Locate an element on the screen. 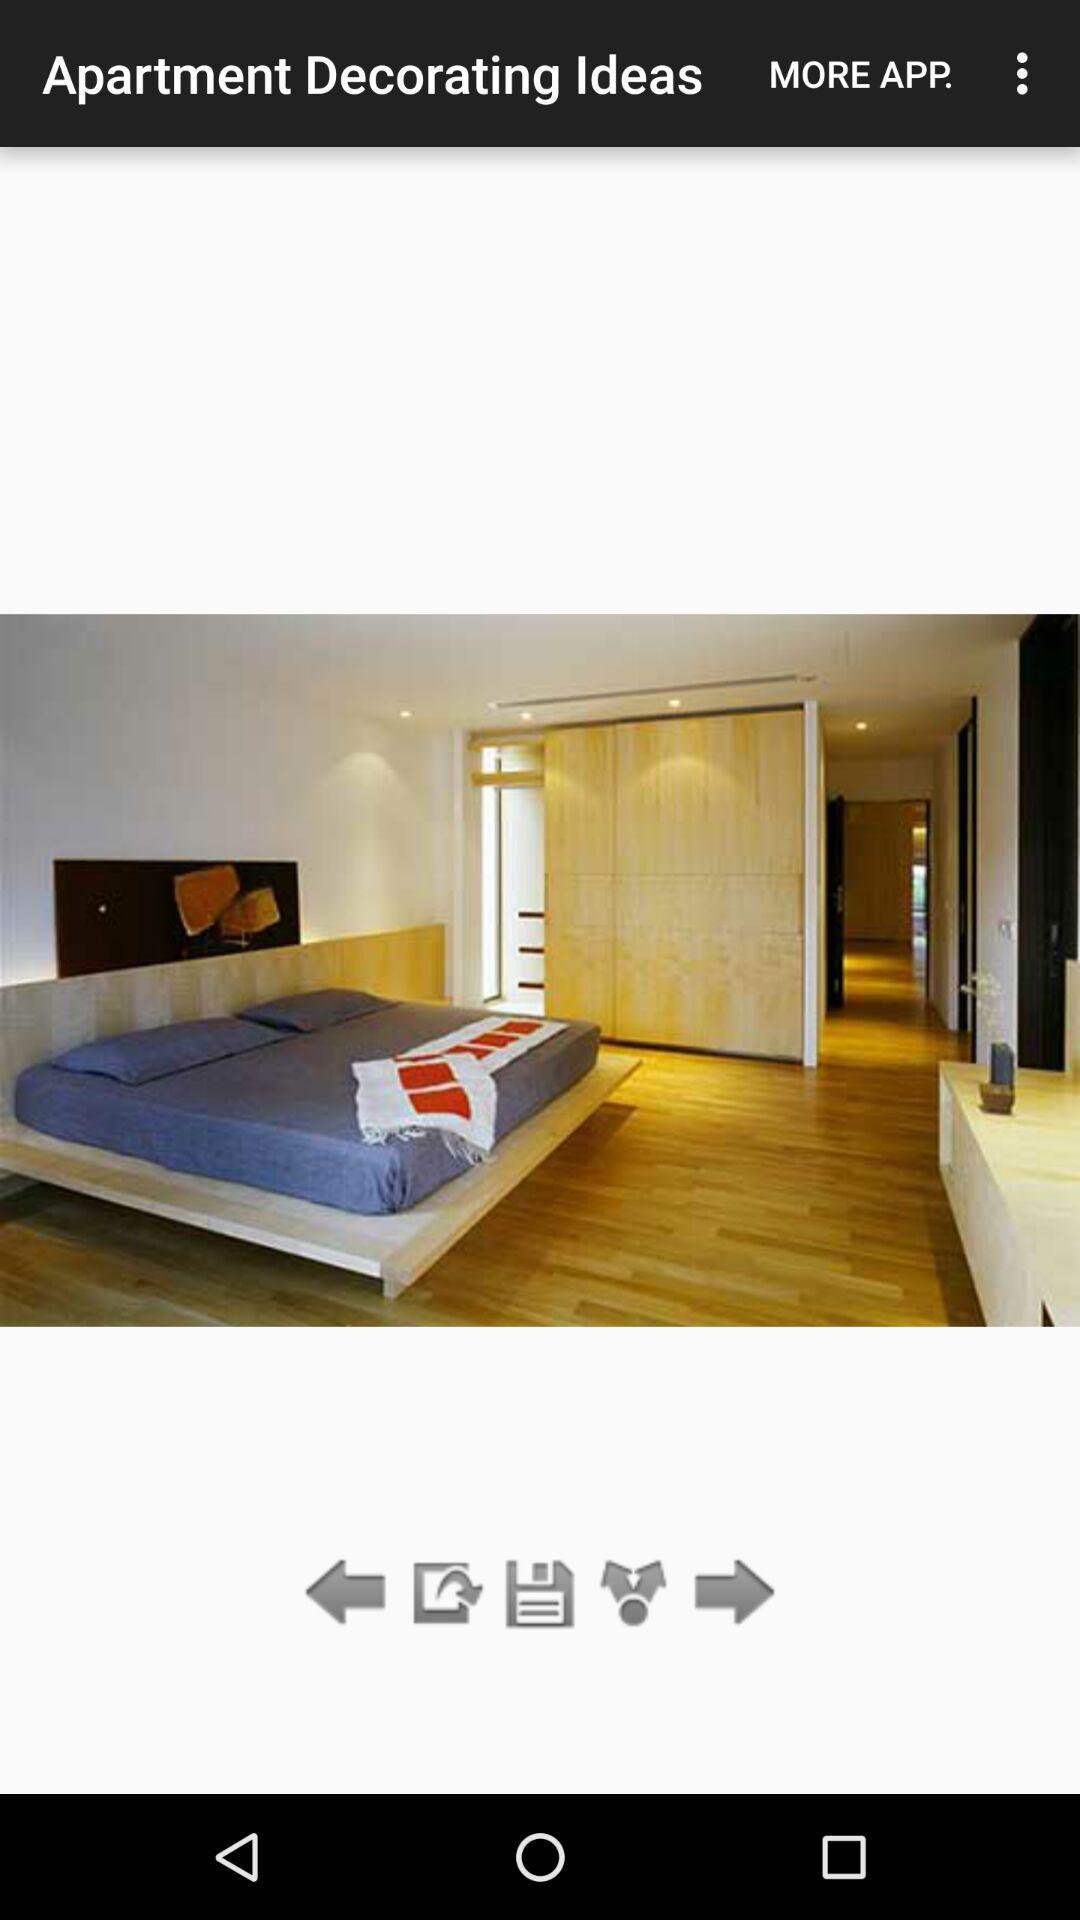  the arrow_forward icon is located at coordinates (729, 1593).